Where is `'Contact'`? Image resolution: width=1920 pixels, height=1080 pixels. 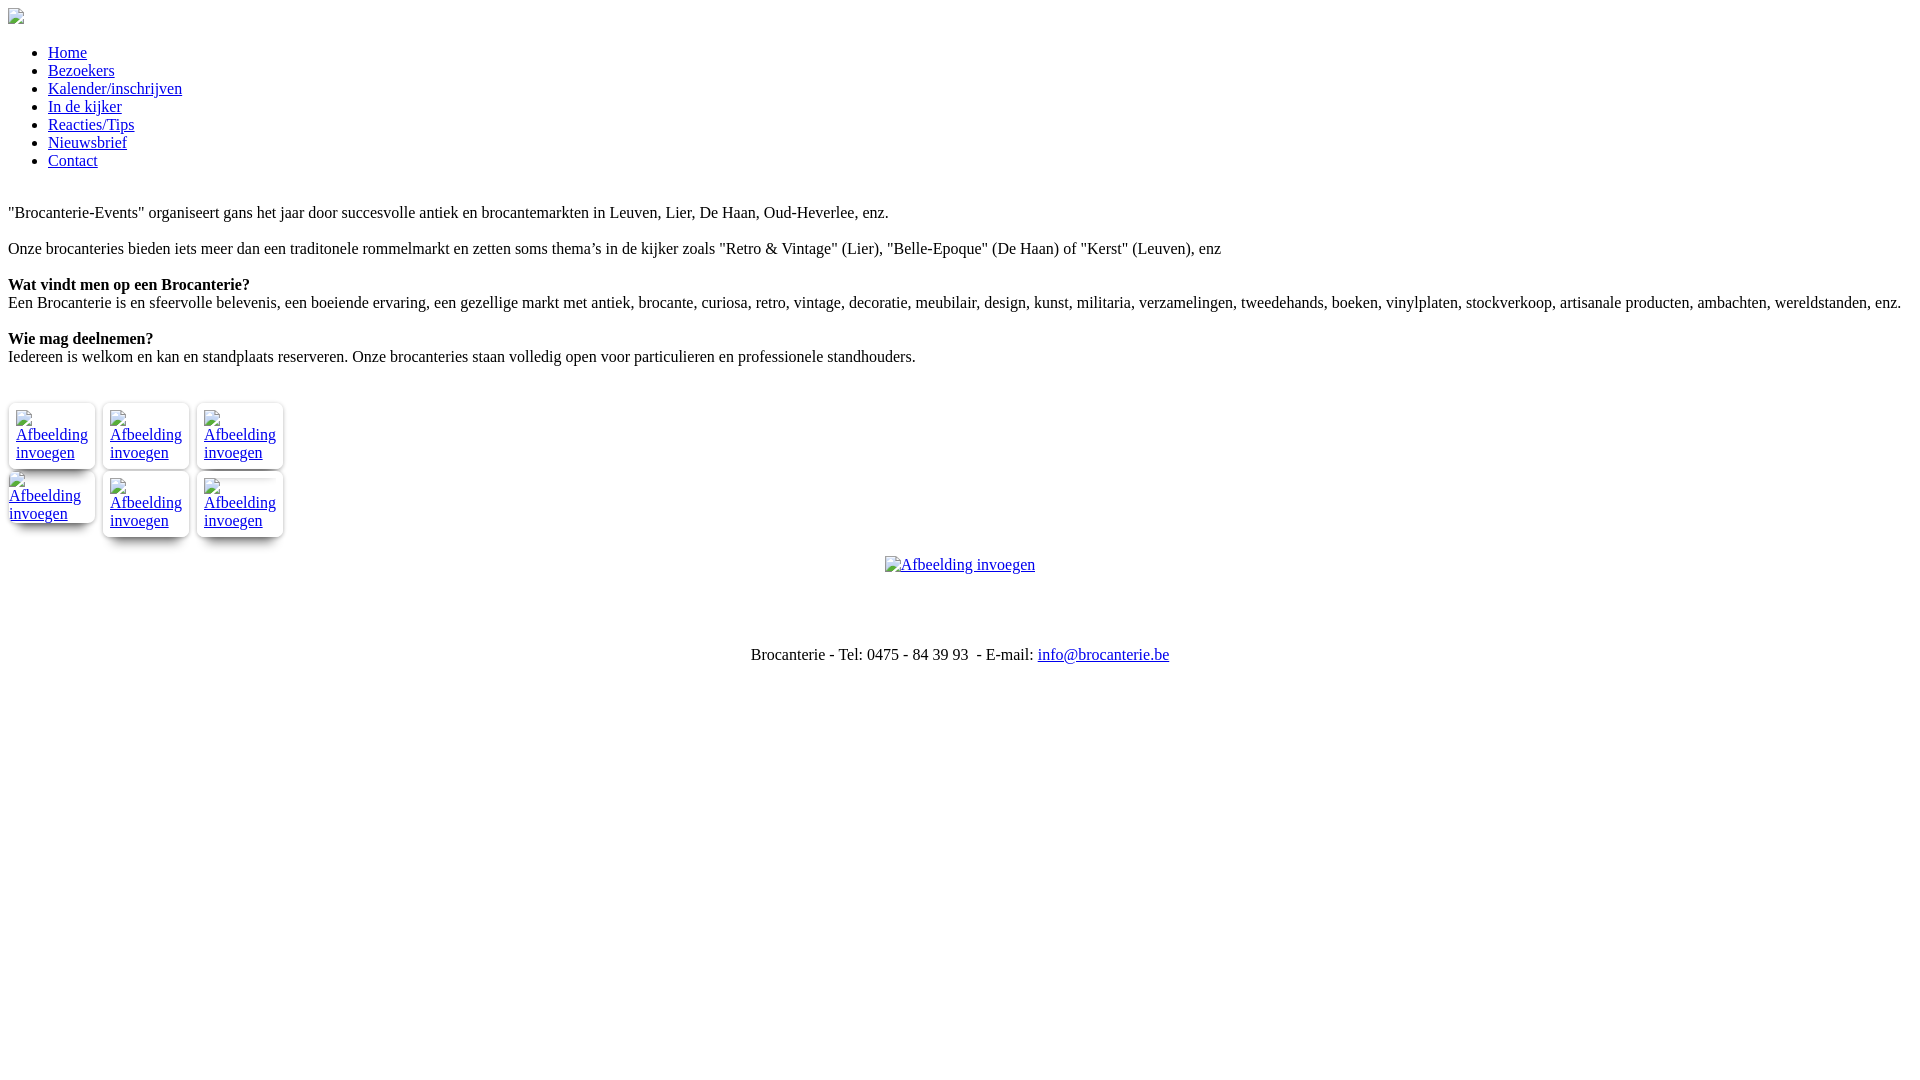
'Contact' is located at coordinates (72, 159).